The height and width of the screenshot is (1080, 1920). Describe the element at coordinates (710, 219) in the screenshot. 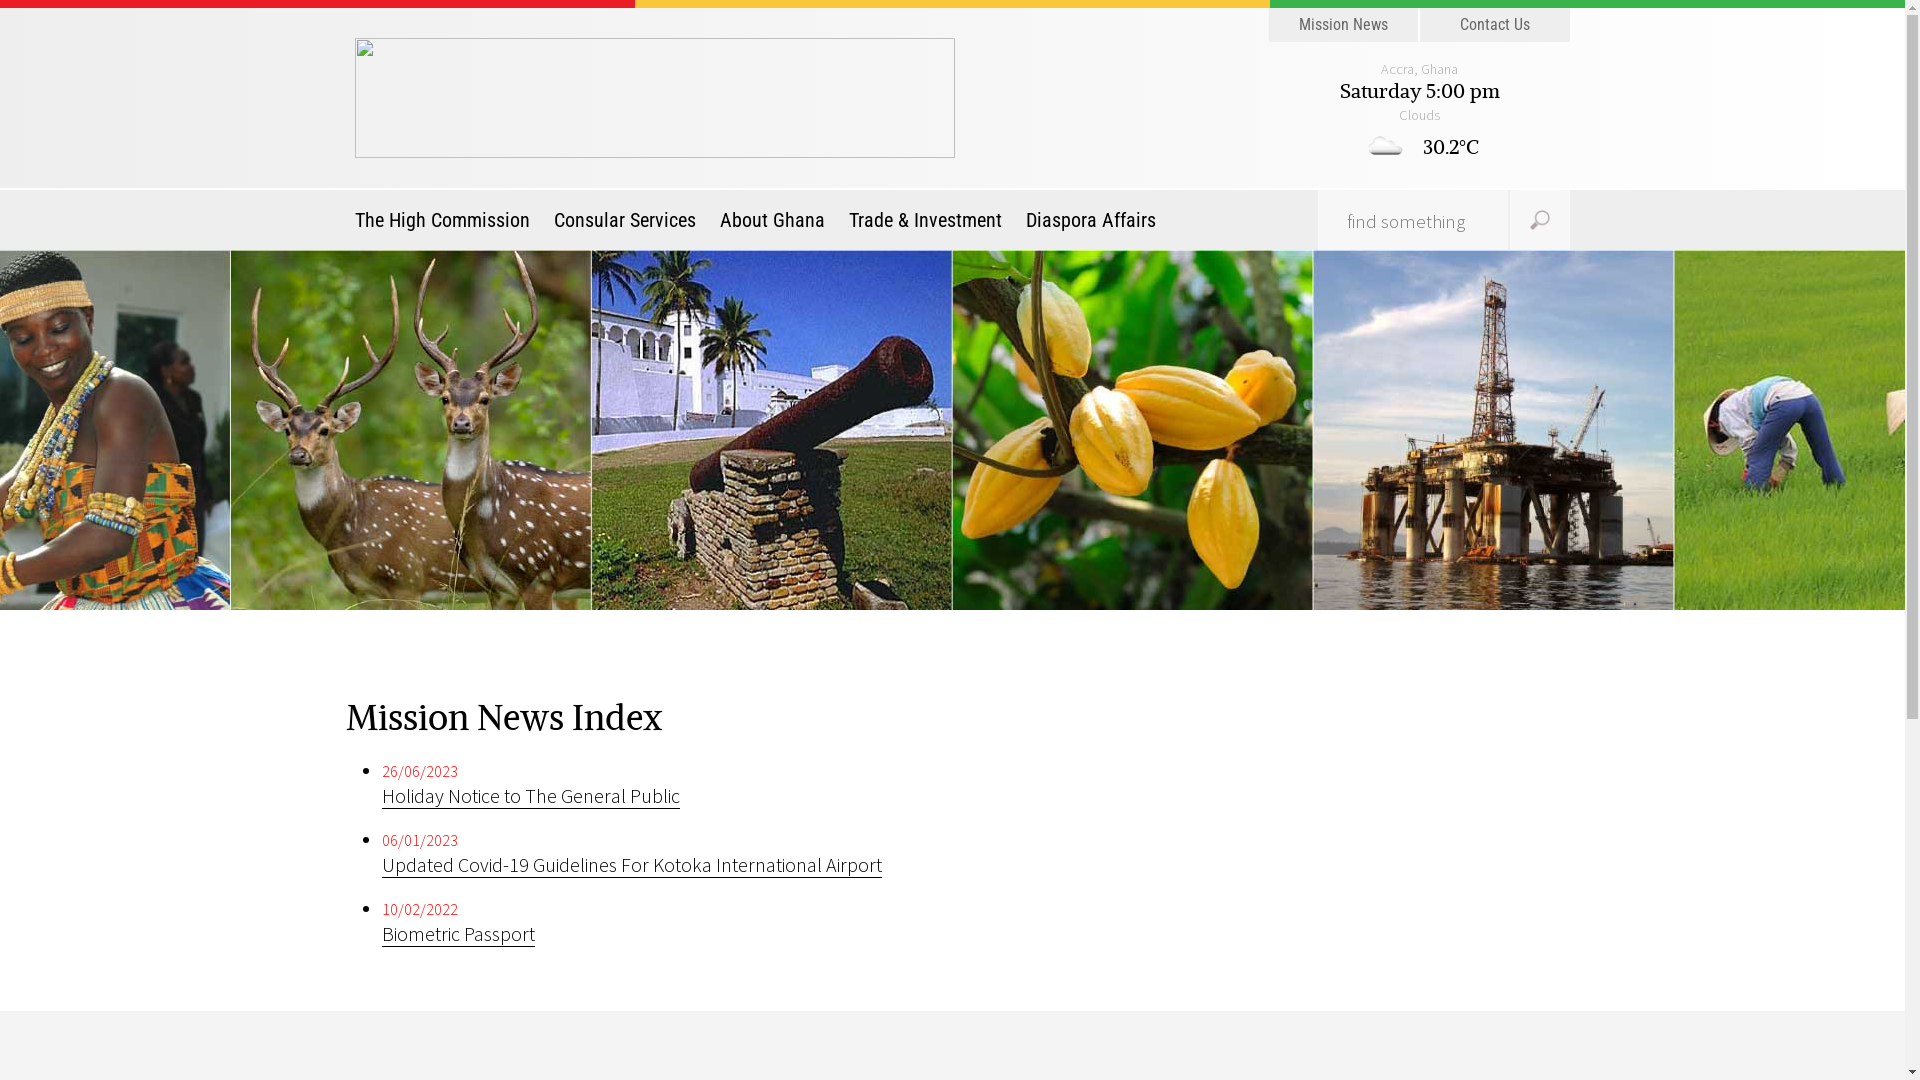

I see `'About Ghana'` at that location.